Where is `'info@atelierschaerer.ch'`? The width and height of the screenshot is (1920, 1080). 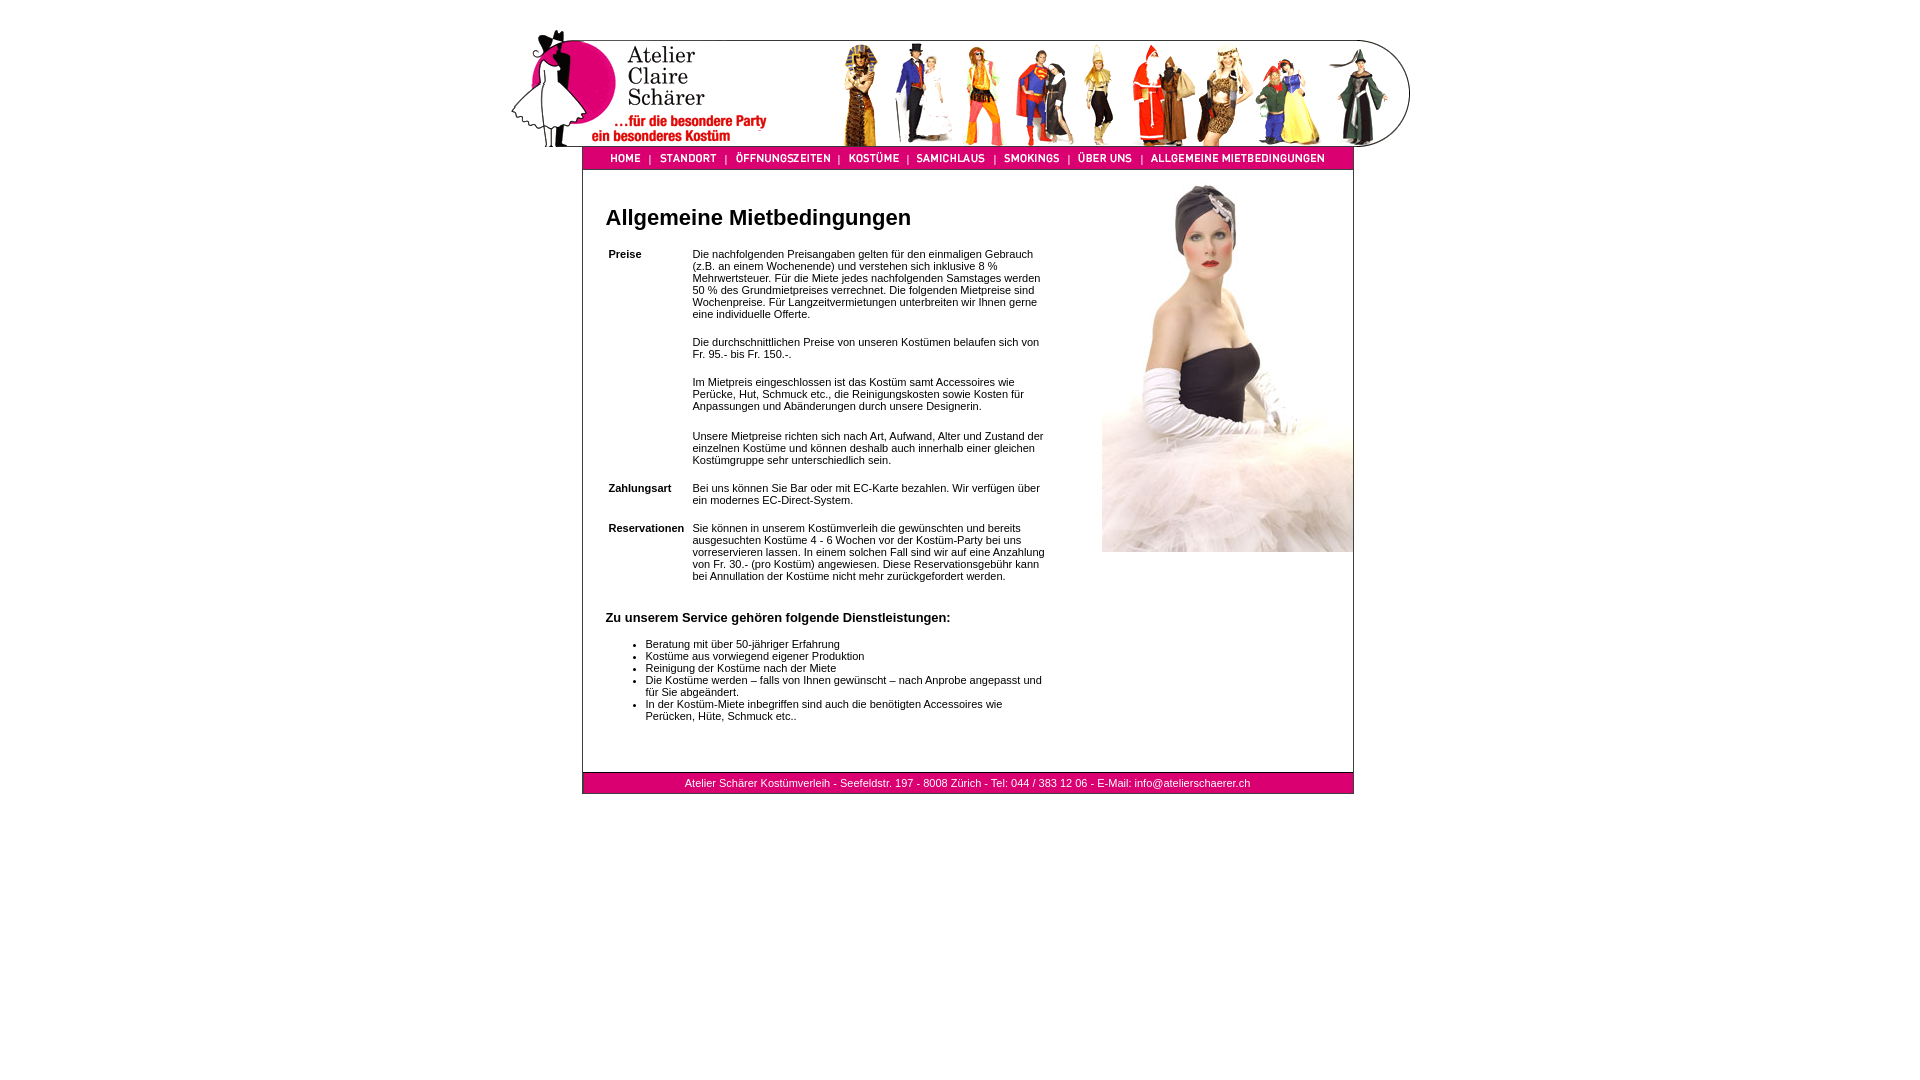
'info@atelierschaerer.ch' is located at coordinates (1193, 782).